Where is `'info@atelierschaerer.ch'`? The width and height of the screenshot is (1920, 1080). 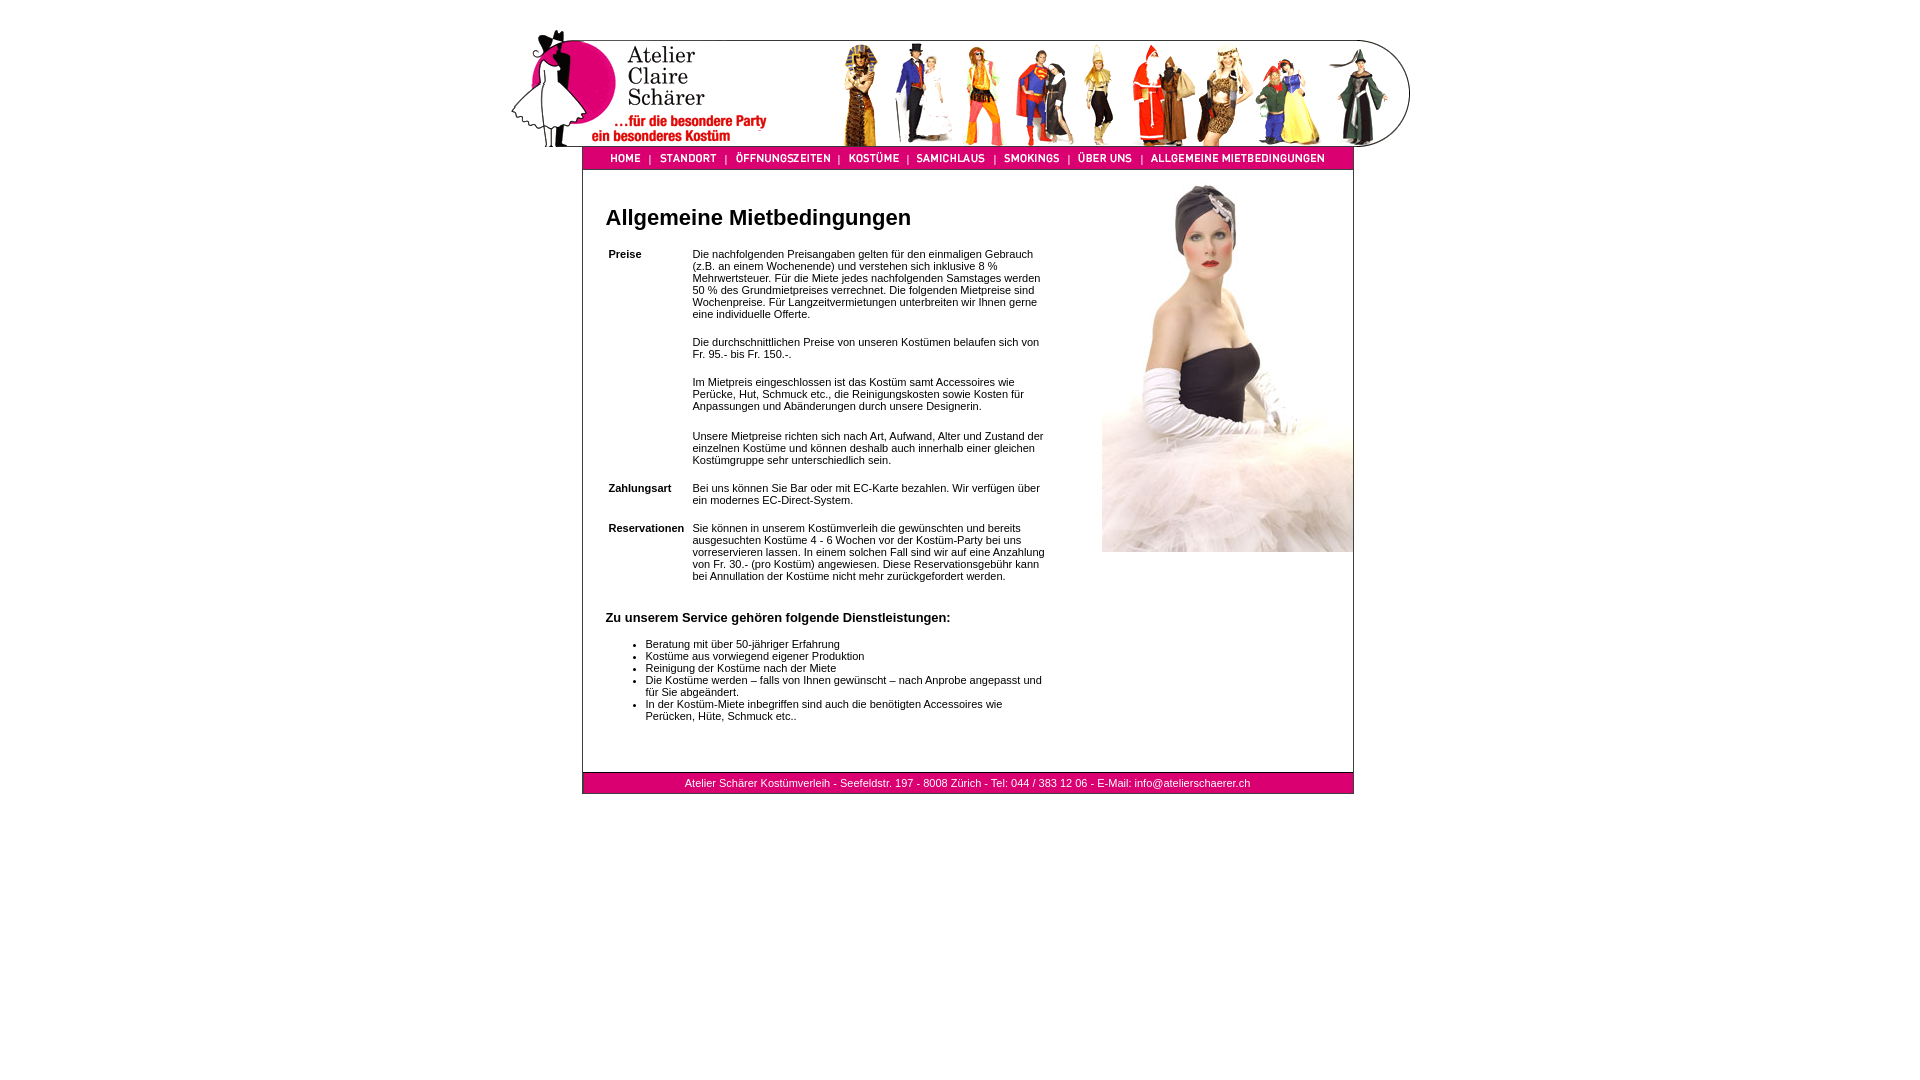
'info@atelierschaerer.ch' is located at coordinates (1193, 782).